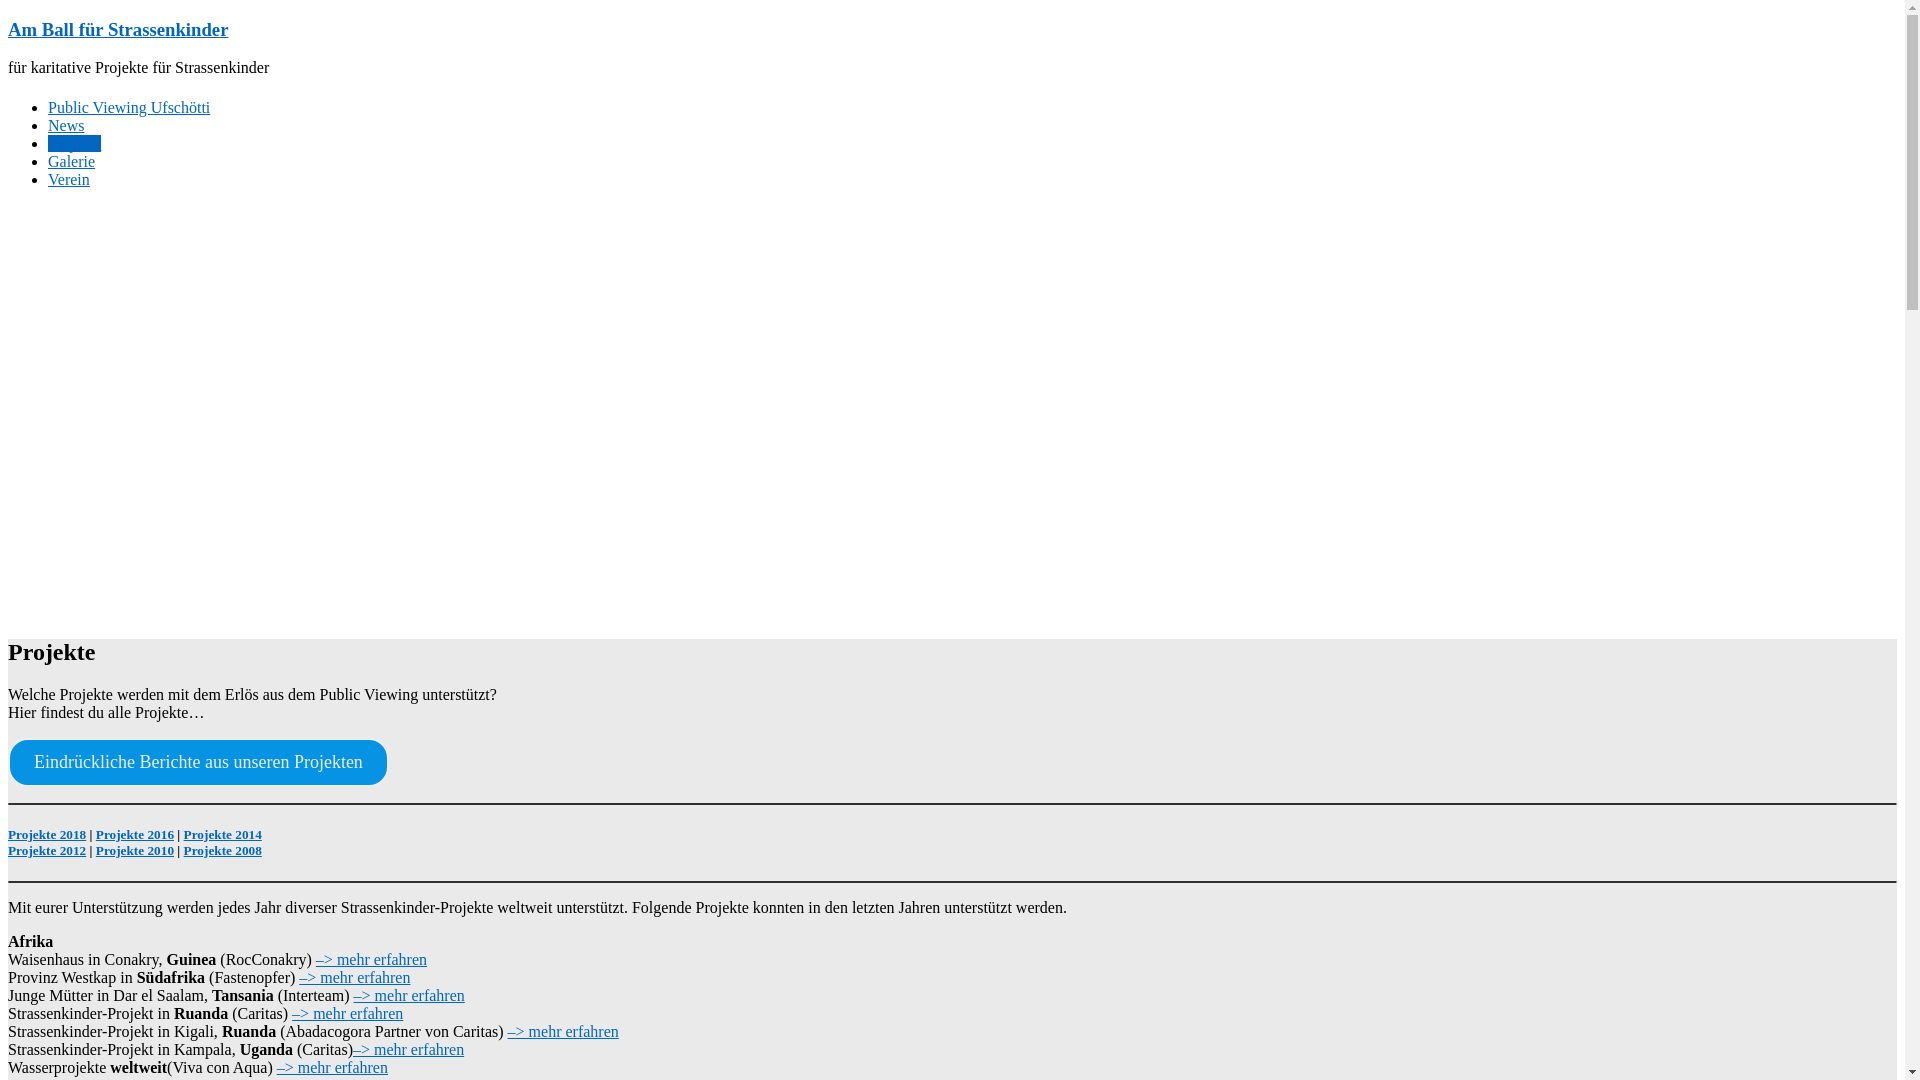 This screenshot has height=1080, width=1920. I want to click on 'Projekte 2018', so click(47, 834).